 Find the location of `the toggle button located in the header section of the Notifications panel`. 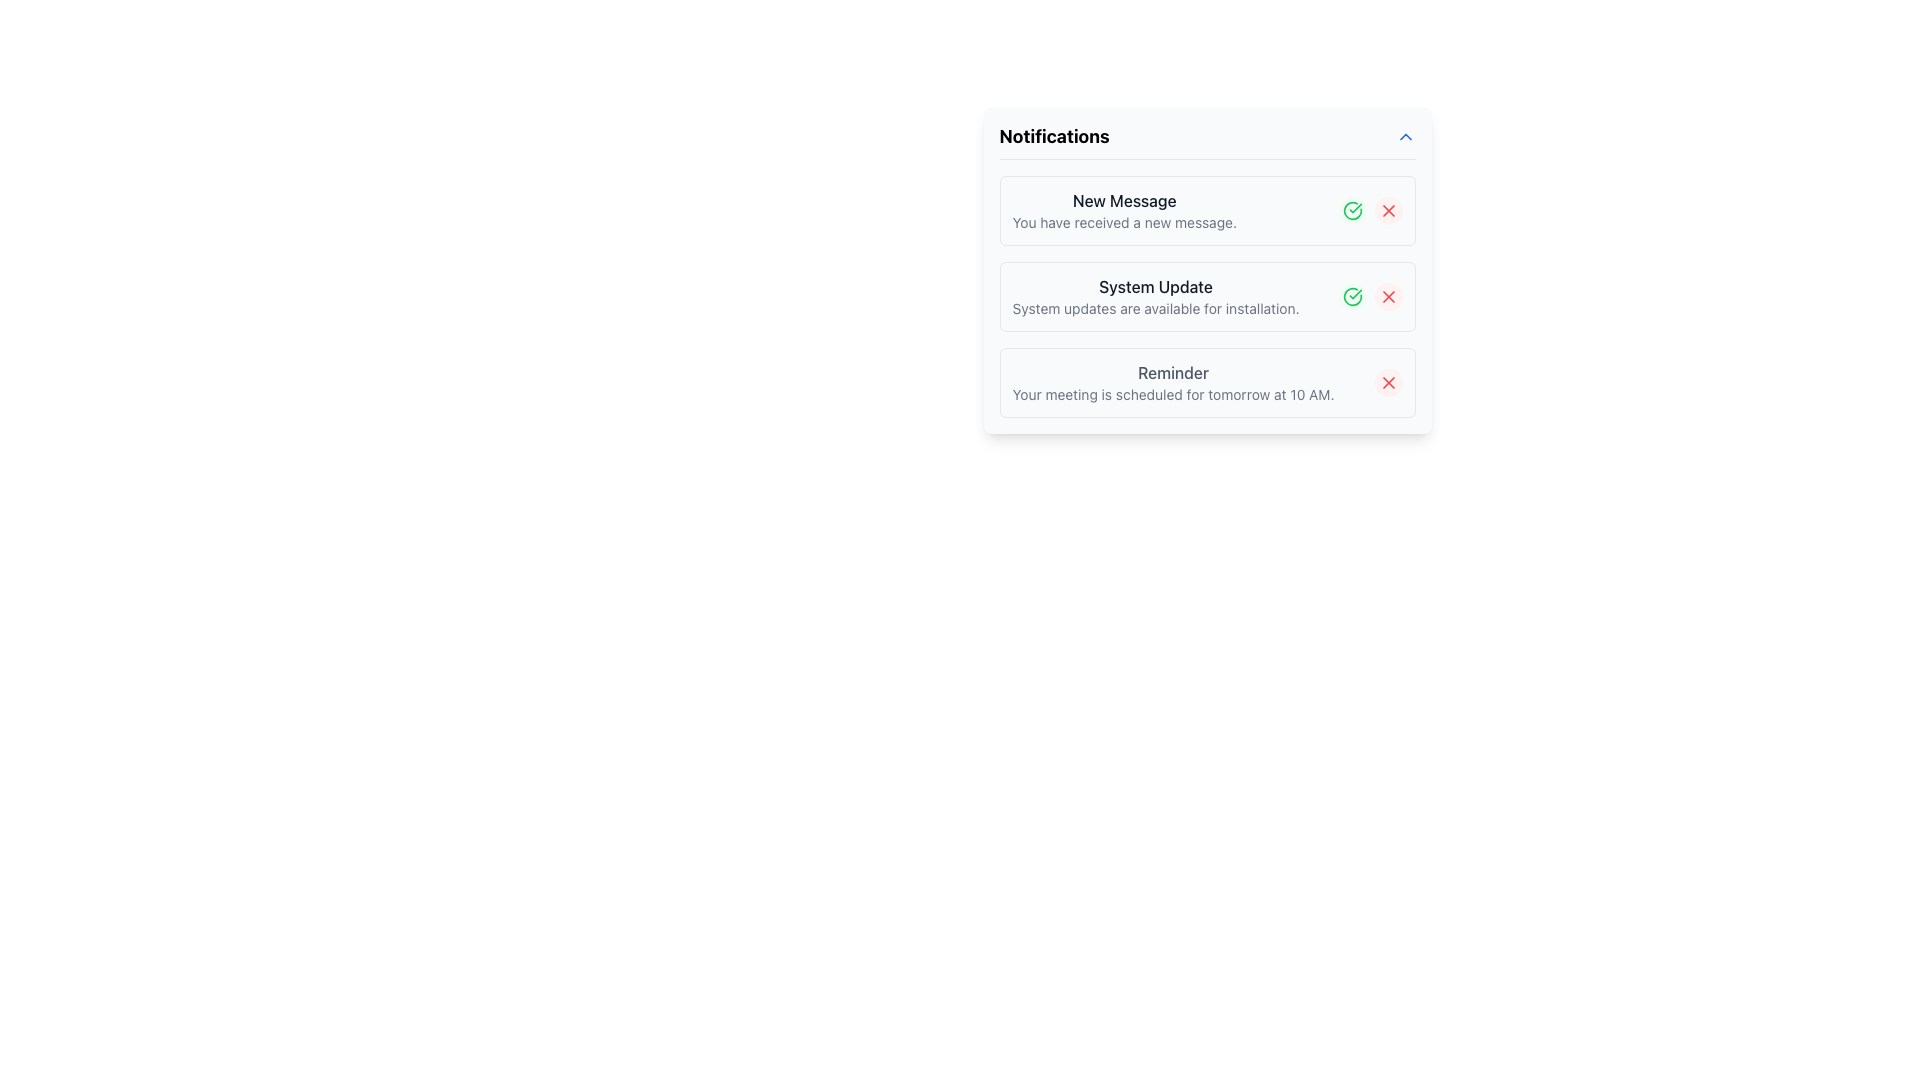

the toggle button located in the header section of the Notifications panel is located at coordinates (1404, 136).